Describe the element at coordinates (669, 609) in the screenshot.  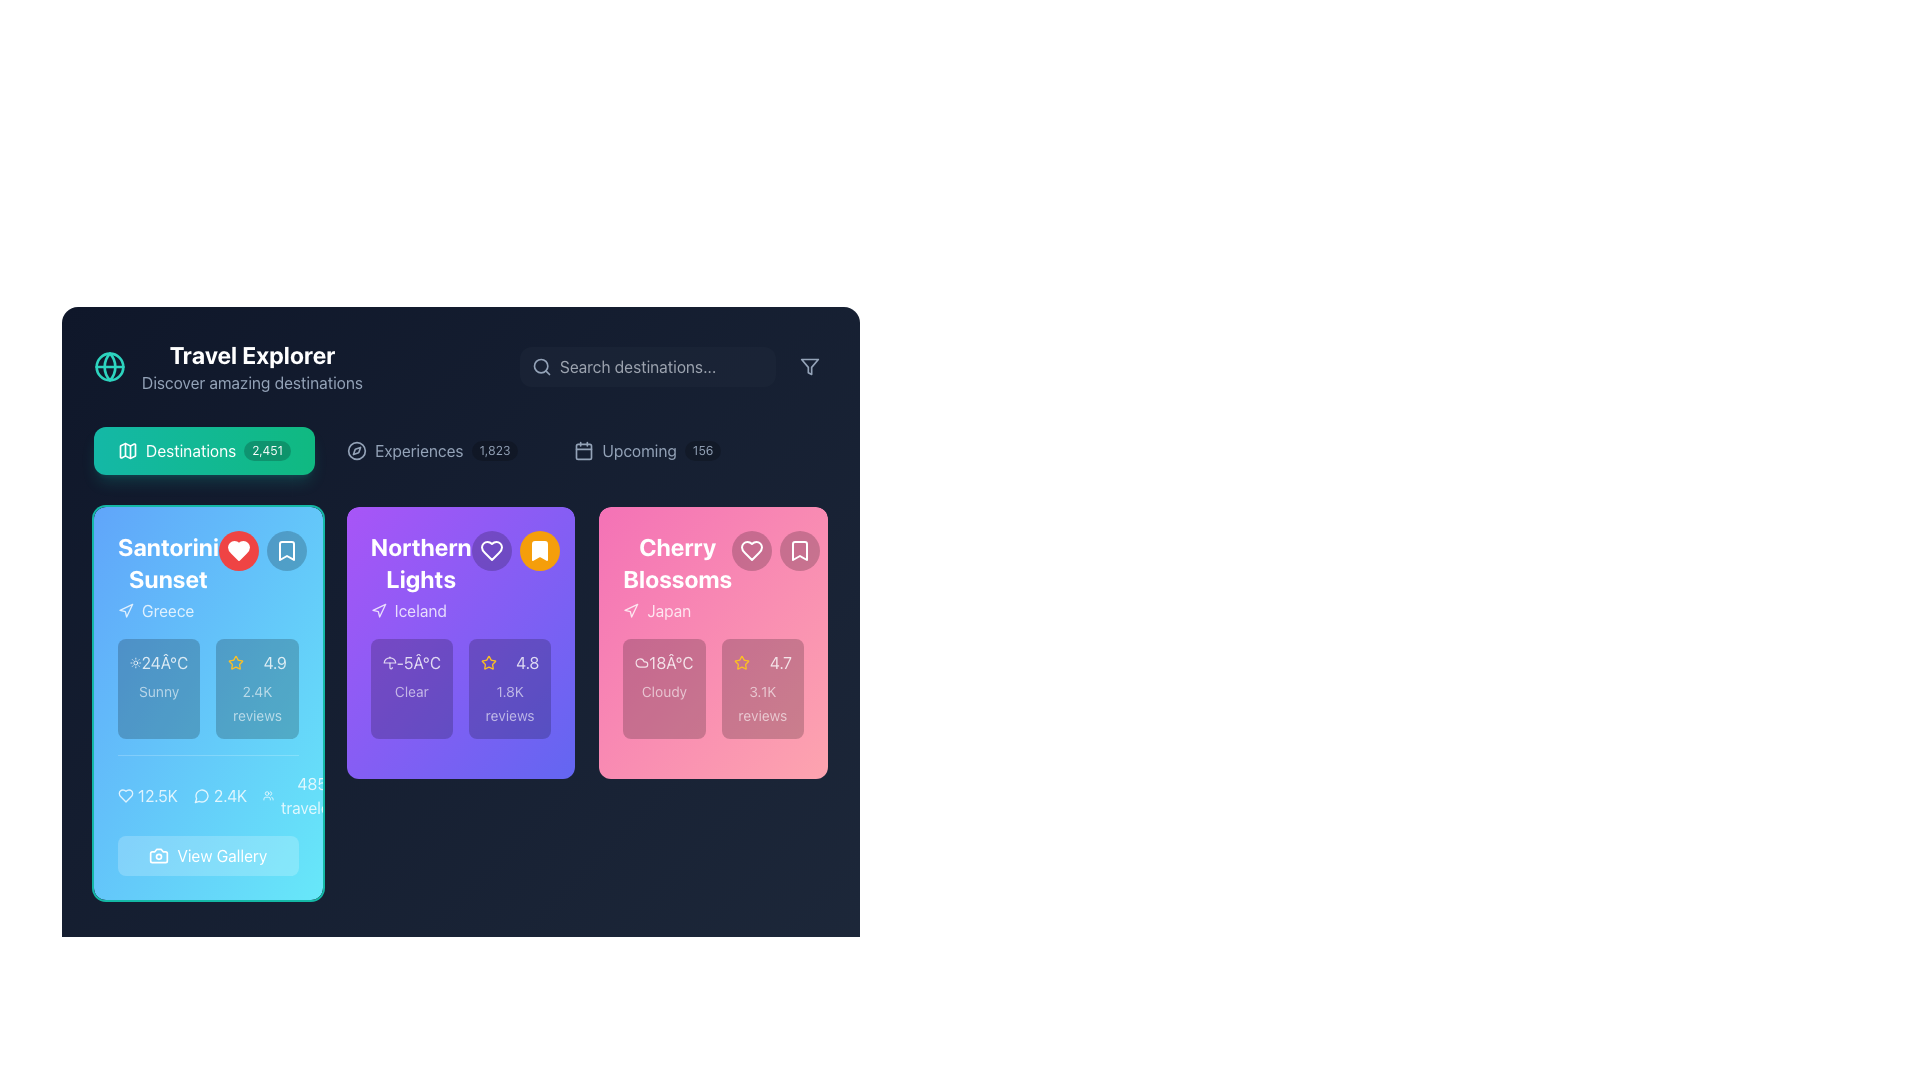
I see `the 'Japan' text label located within the 'Cherry Blossoms' card, which is the third card in a horizontal row of three cards at the top of the interface` at that location.